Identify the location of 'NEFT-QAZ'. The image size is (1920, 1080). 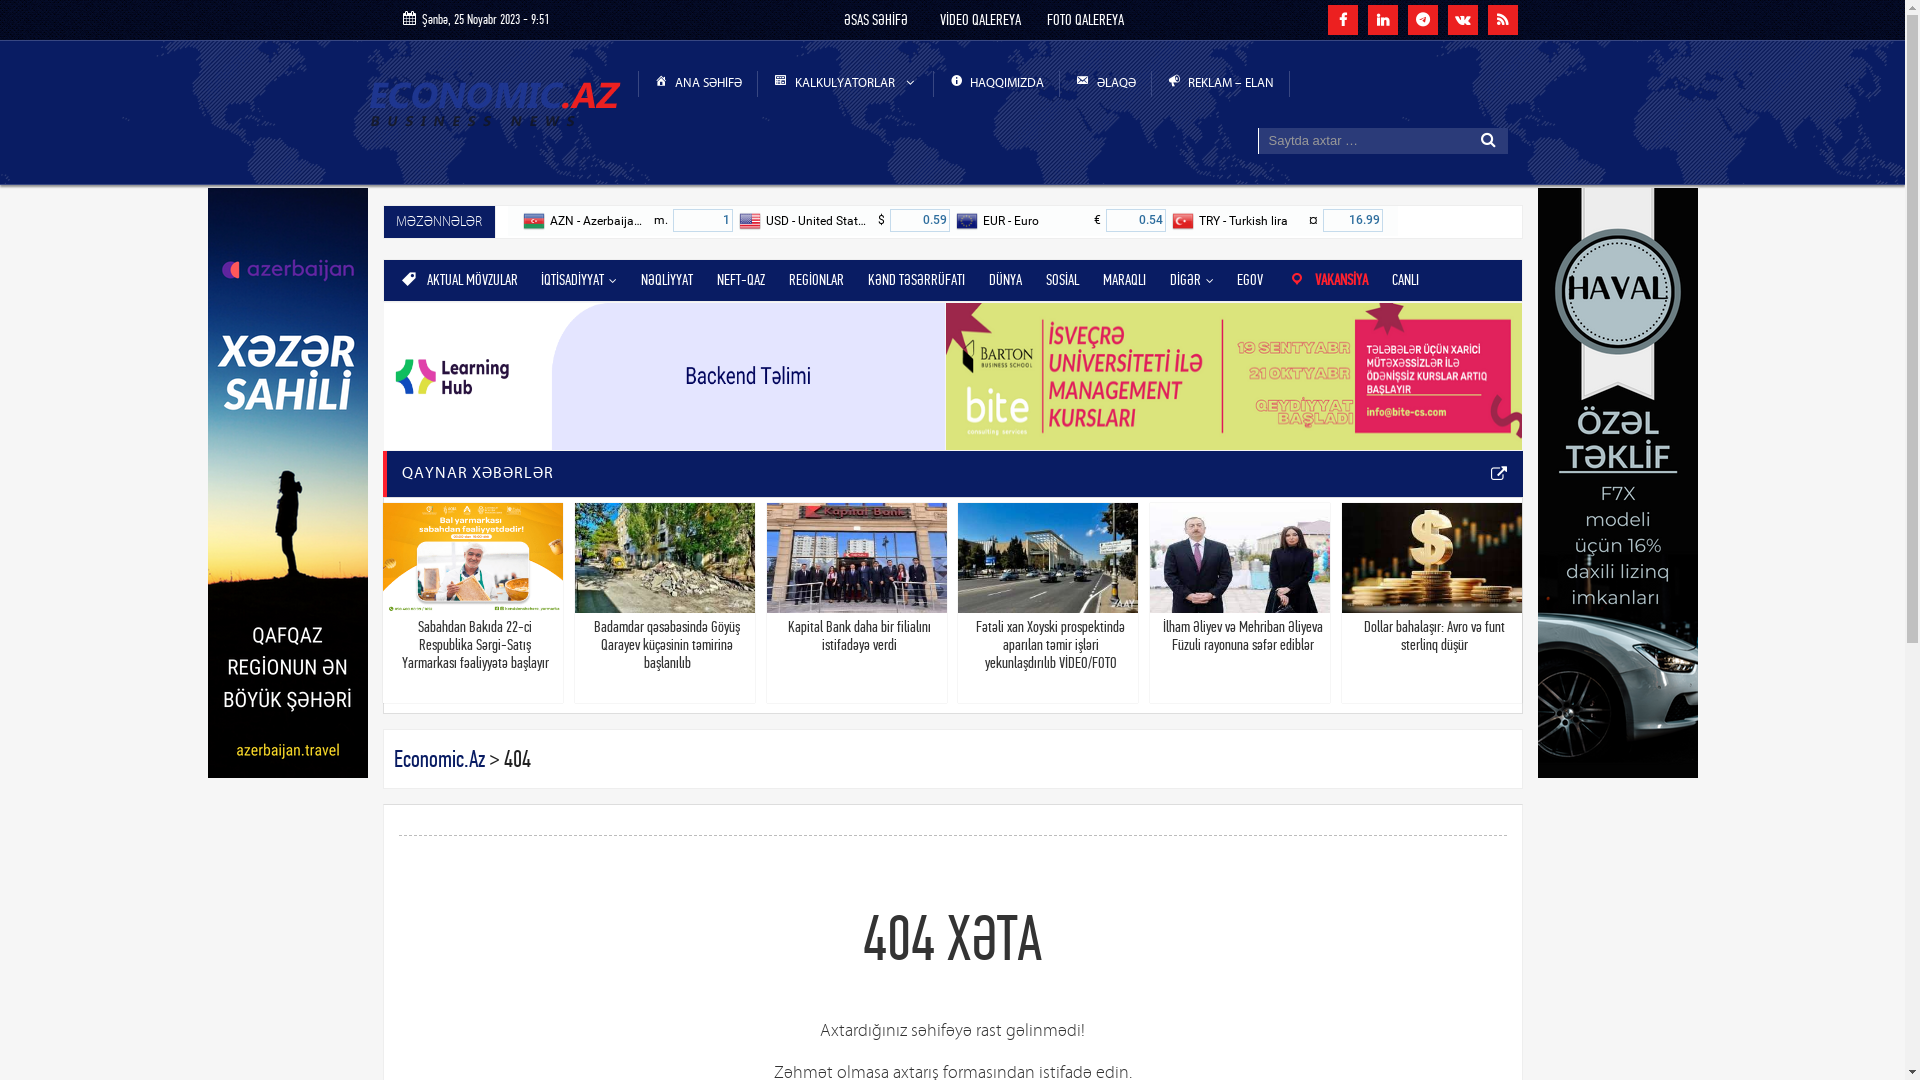
(739, 280).